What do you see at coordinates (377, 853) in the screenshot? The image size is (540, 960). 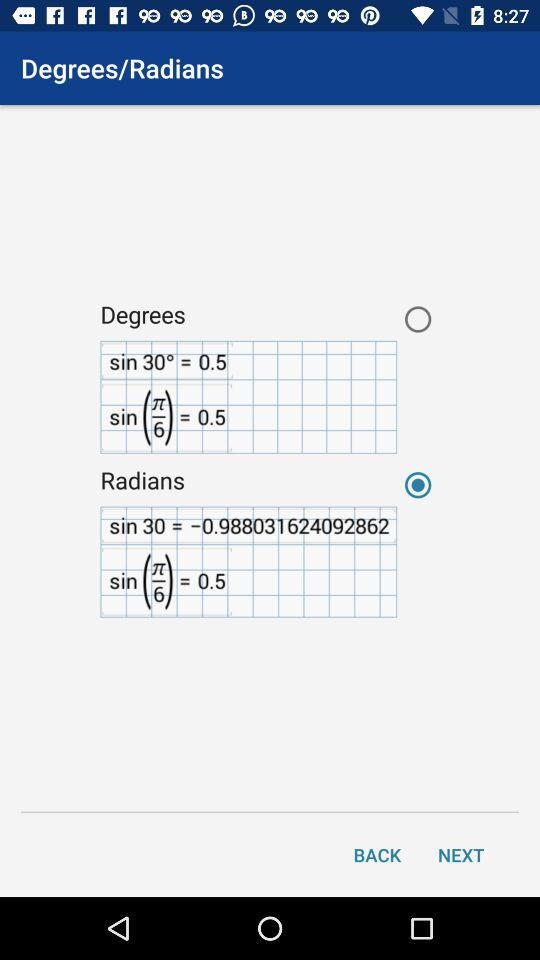 I see `the item to the left of next icon` at bounding box center [377, 853].